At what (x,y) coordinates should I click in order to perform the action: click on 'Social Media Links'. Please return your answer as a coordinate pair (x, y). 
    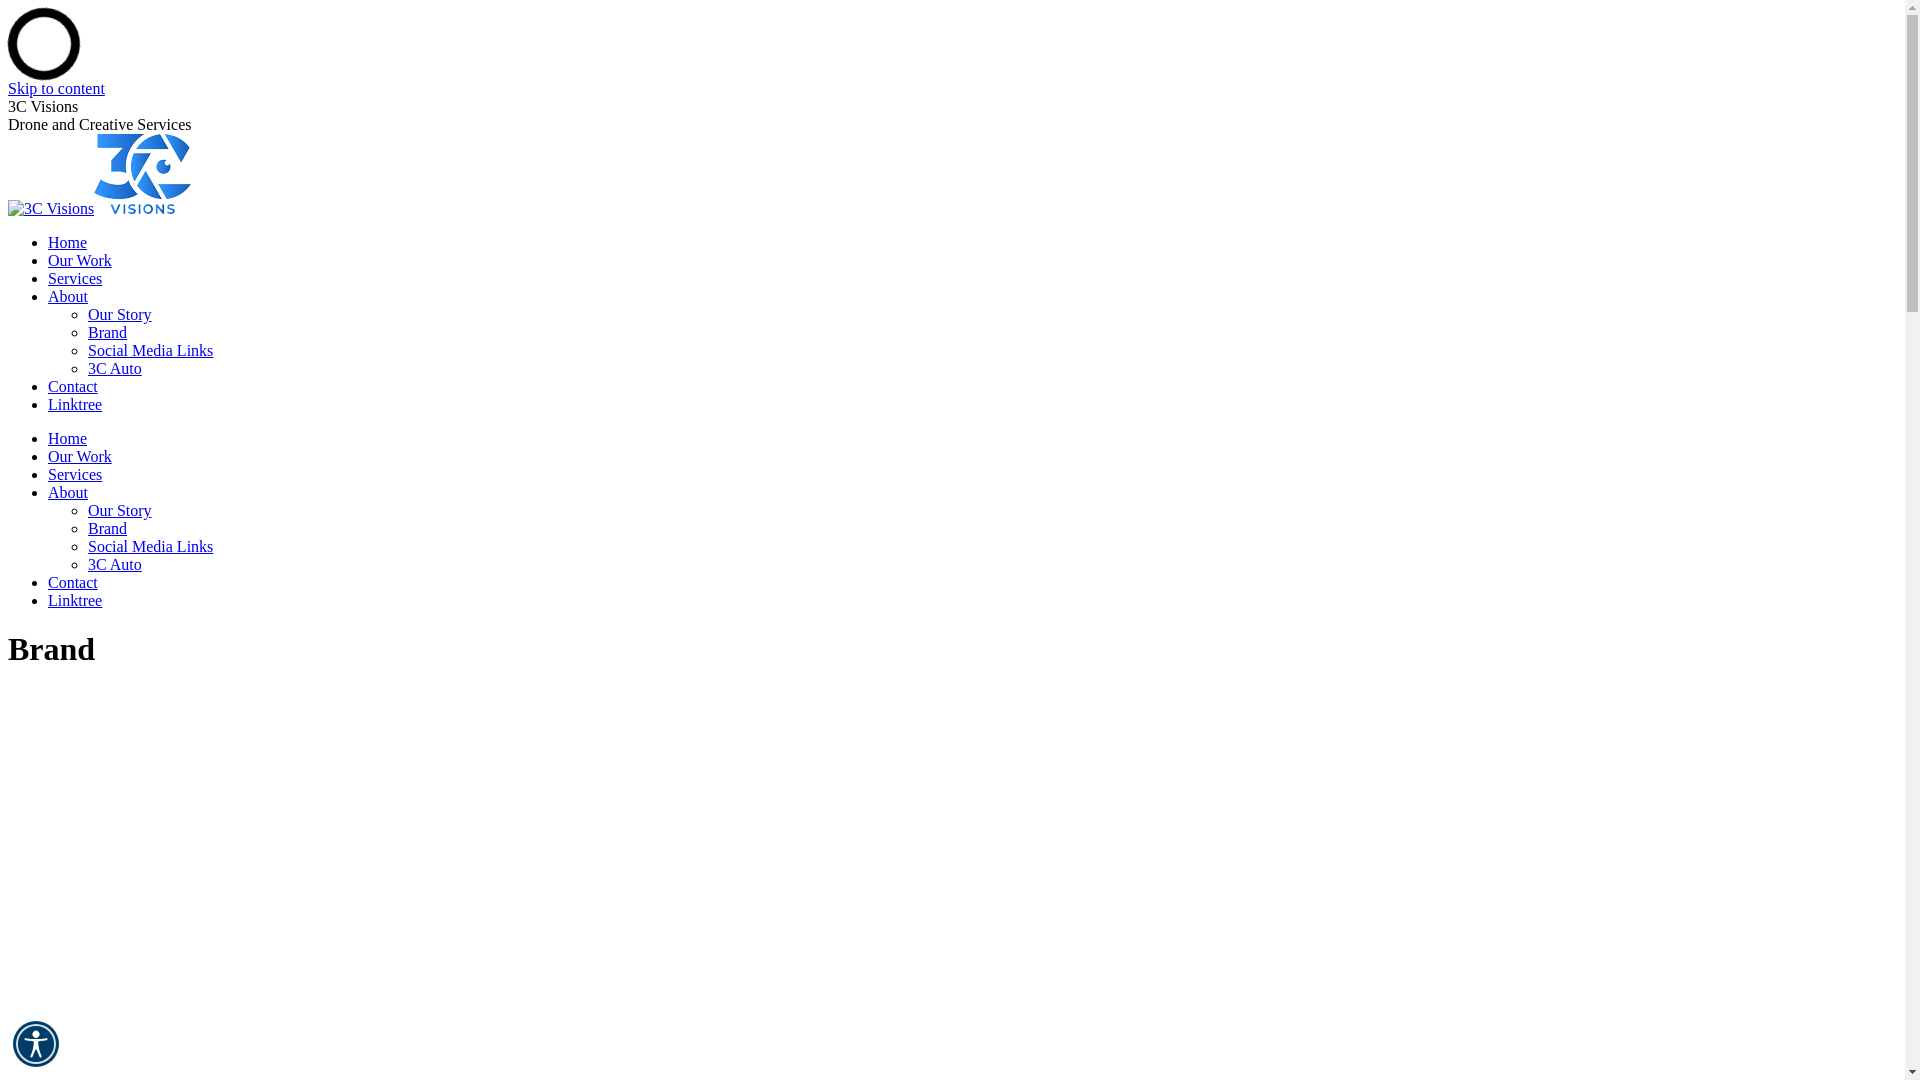
    Looking at the image, I should click on (86, 349).